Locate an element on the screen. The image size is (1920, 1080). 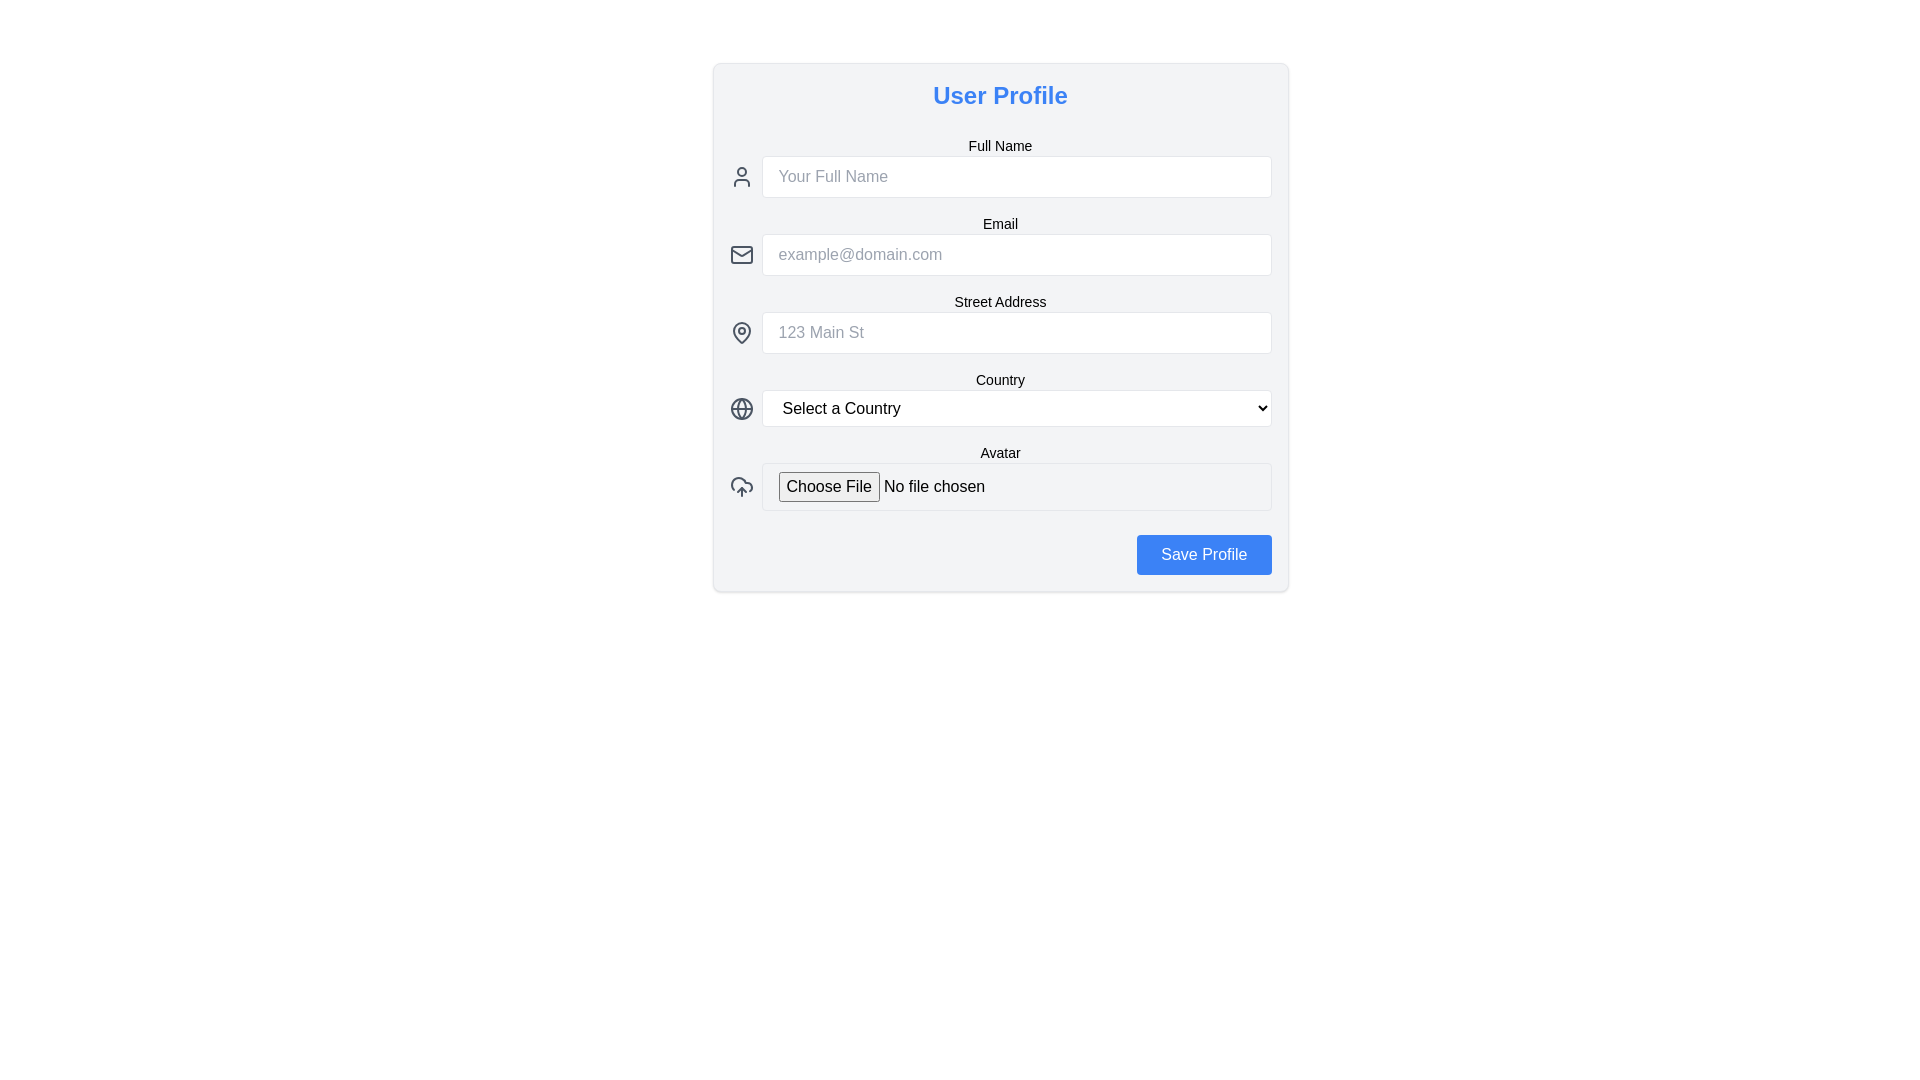
the text label that describes the dropdown menu for selecting a country, located within the 'User Profile' form is located at coordinates (1000, 380).